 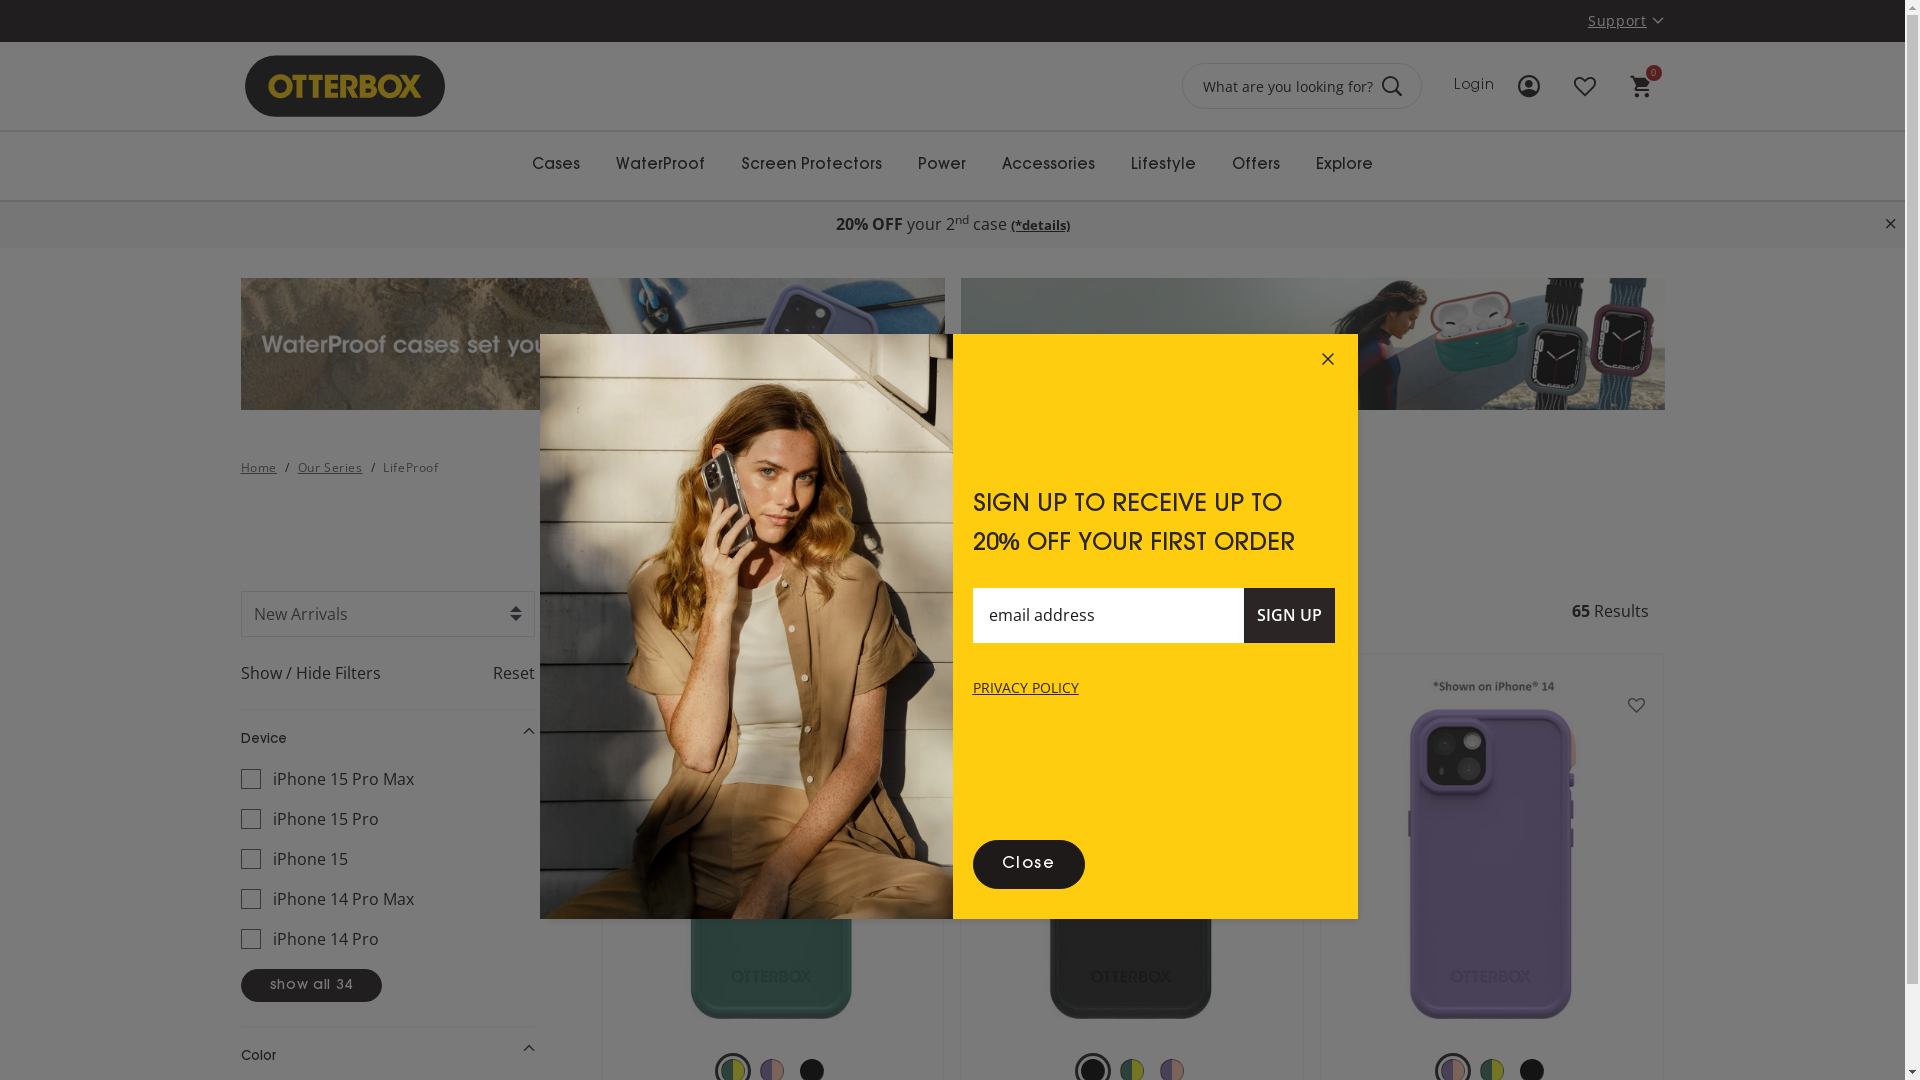 What do you see at coordinates (1255, 164) in the screenshot?
I see `'Offers'` at bounding box center [1255, 164].